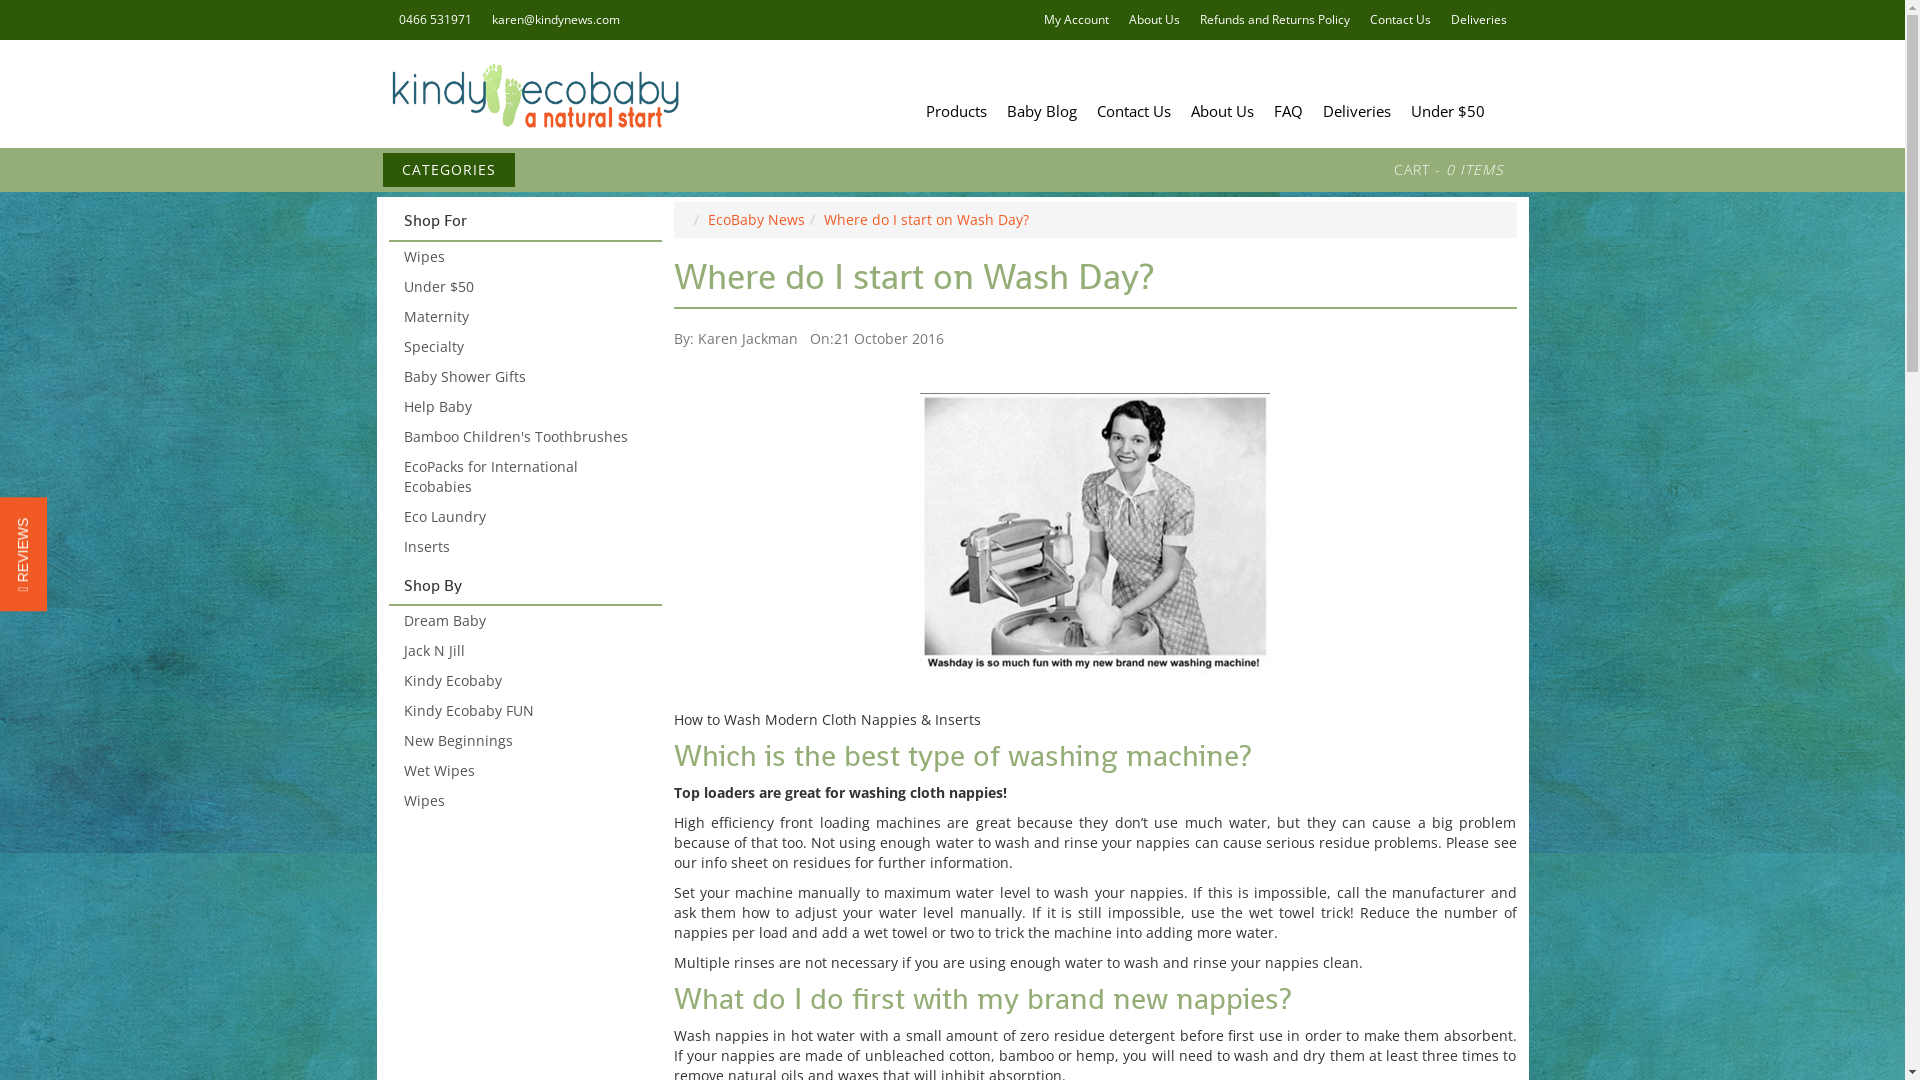 This screenshot has width=1920, height=1080. Describe the element at coordinates (1478, 19) in the screenshot. I see `'Deliveries'` at that location.